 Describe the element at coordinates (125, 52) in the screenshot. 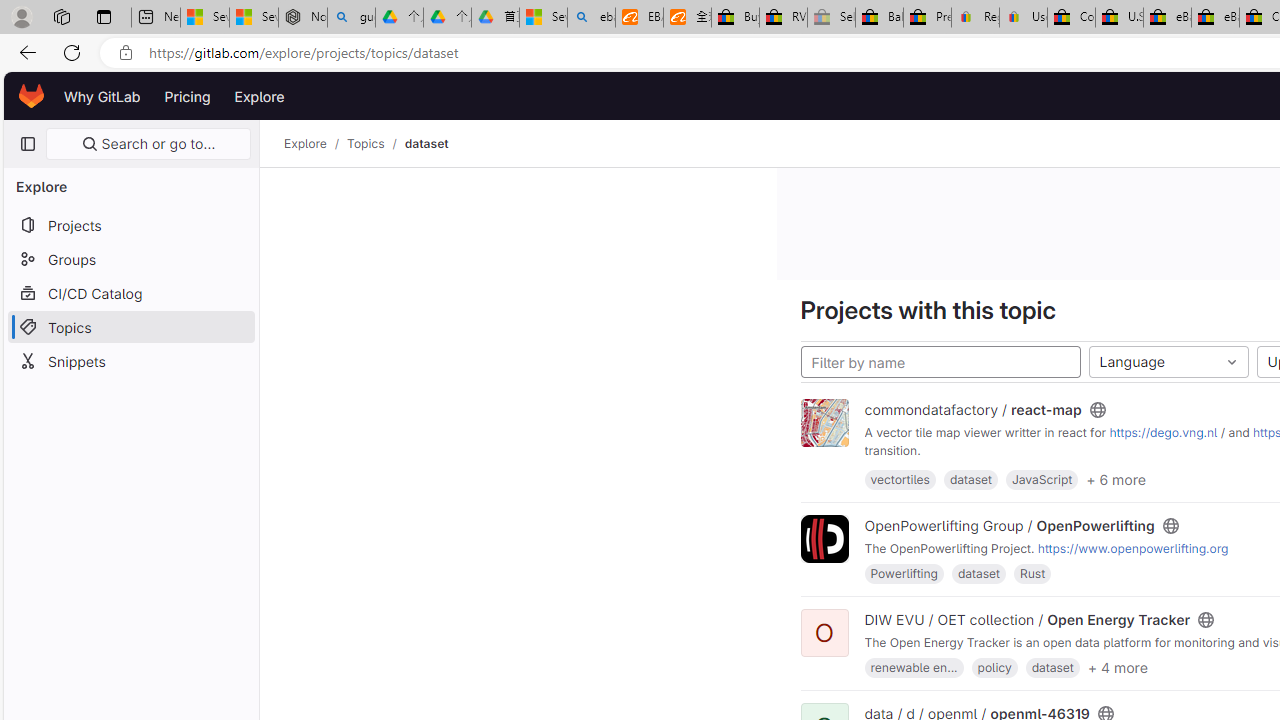

I see `'View site information'` at that location.